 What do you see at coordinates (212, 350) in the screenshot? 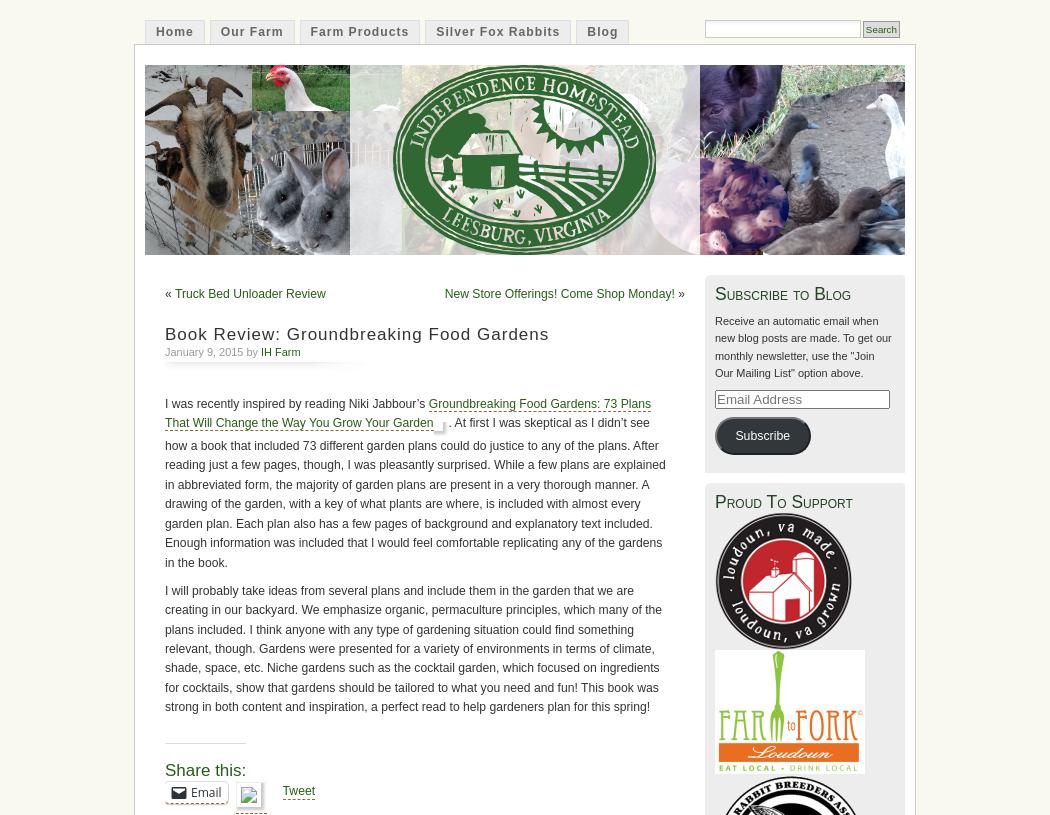
I see `'January 9, 2015 by'` at bounding box center [212, 350].